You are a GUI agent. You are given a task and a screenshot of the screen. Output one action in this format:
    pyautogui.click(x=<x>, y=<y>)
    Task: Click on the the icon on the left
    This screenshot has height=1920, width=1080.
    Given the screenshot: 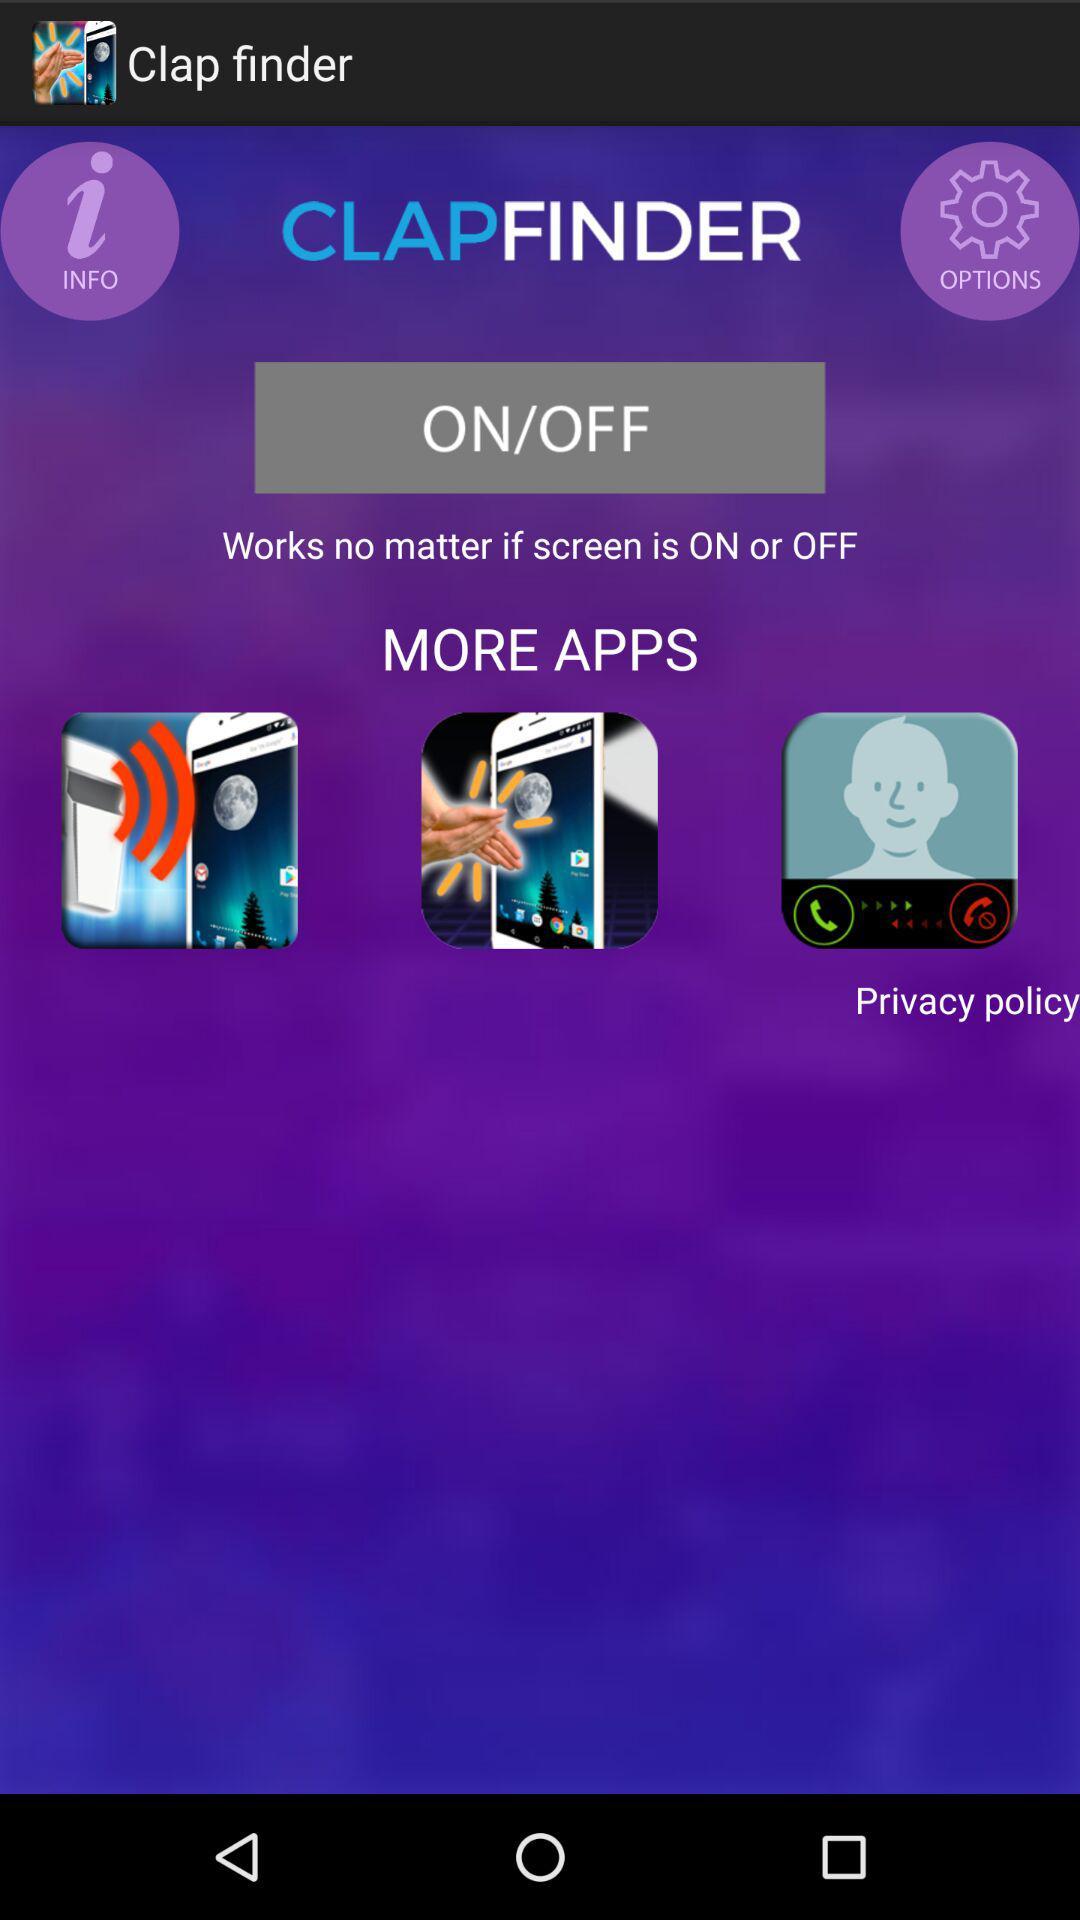 What is the action you would take?
    pyautogui.click(x=180, y=830)
    